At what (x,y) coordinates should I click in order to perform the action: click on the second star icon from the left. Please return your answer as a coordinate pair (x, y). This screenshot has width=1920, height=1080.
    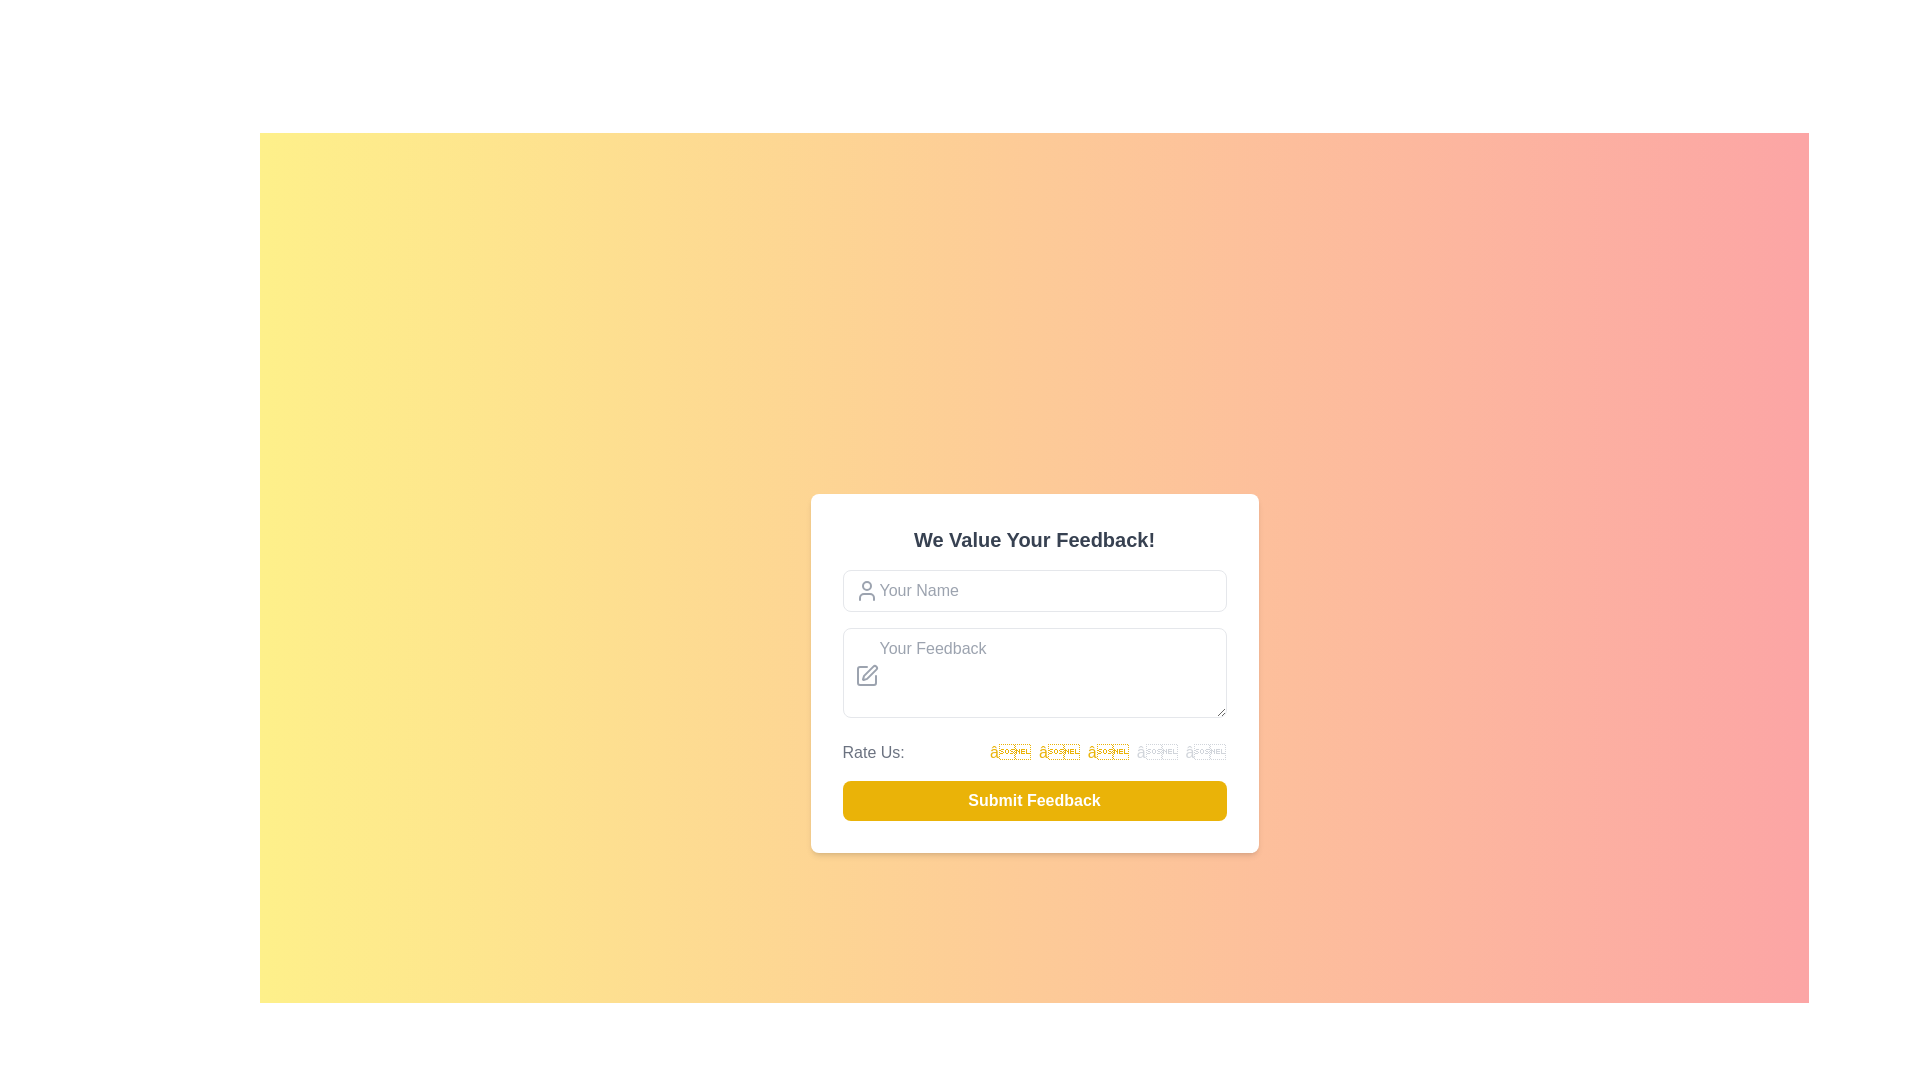
    Looking at the image, I should click on (1058, 752).